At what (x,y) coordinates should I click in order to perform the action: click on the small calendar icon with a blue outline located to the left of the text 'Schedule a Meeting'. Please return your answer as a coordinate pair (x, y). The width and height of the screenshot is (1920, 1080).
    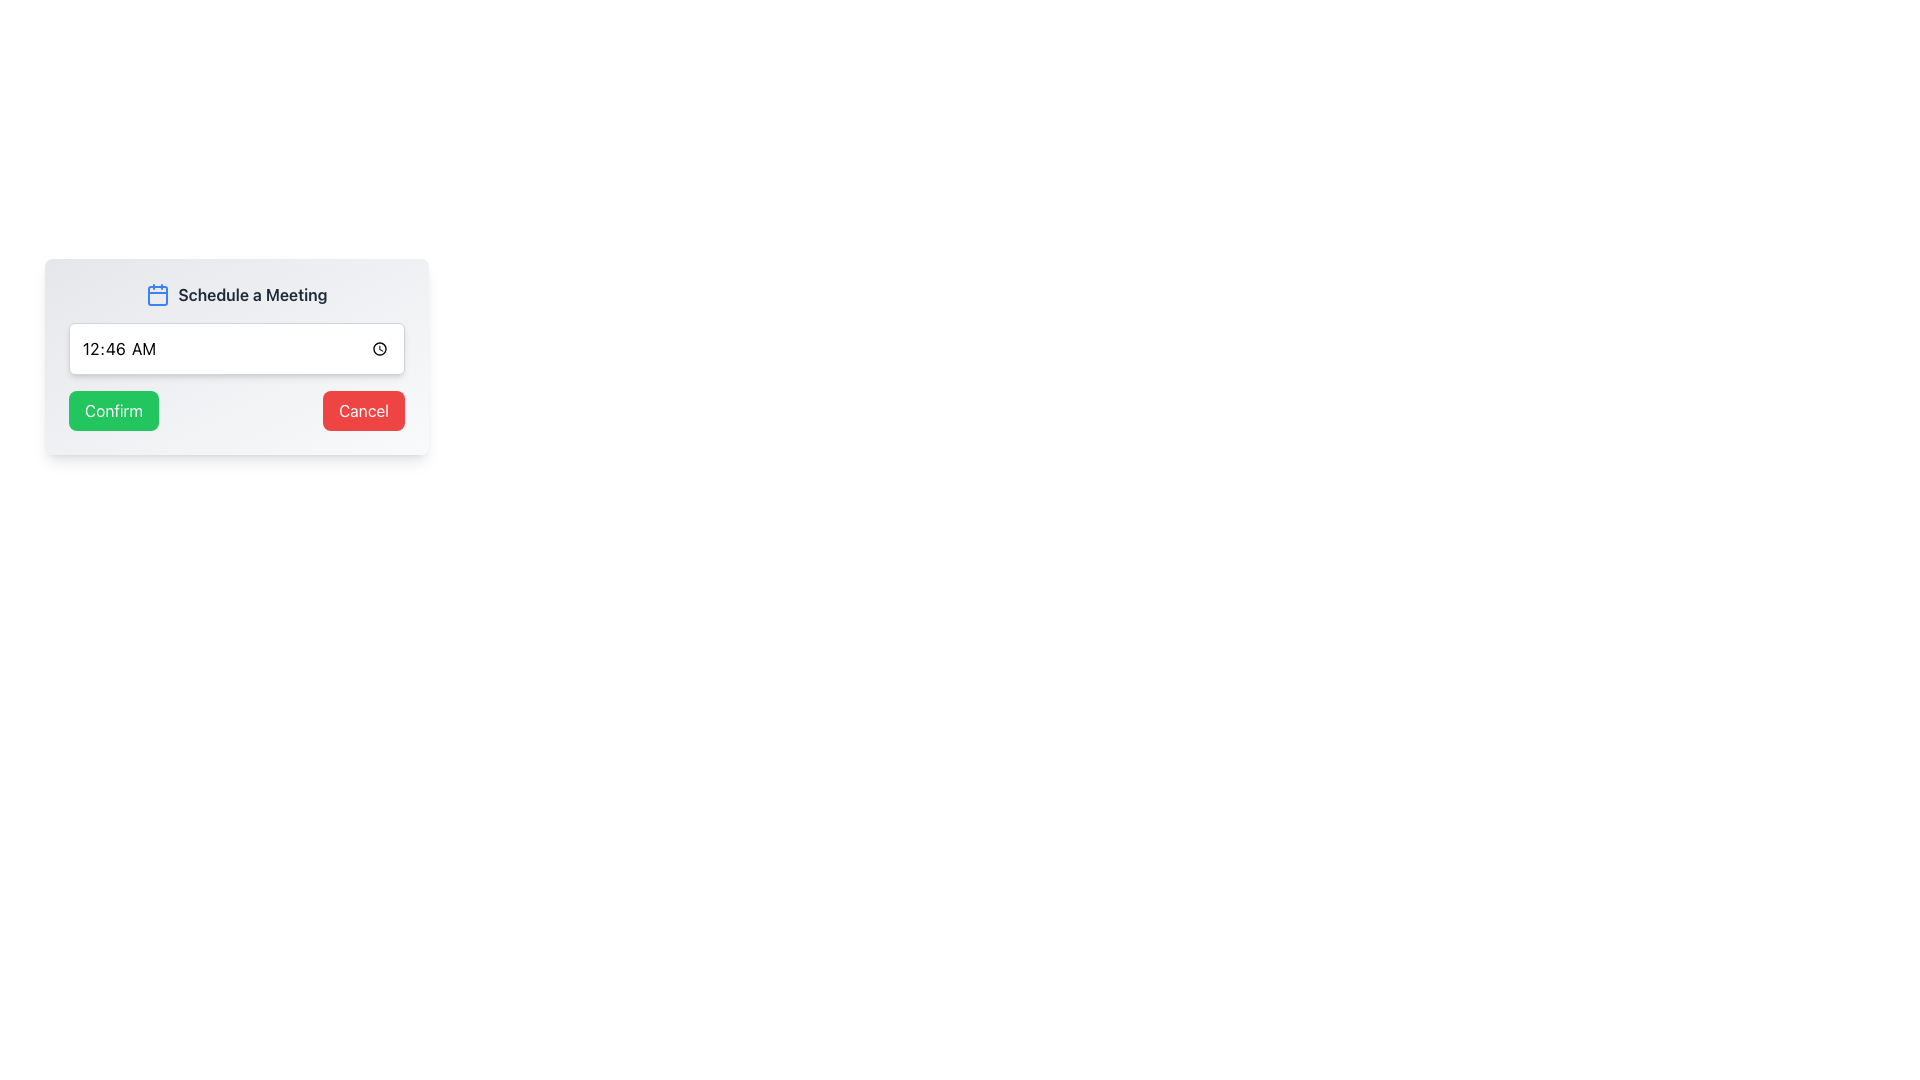
    Looking at the image, I should click on (157, 294).